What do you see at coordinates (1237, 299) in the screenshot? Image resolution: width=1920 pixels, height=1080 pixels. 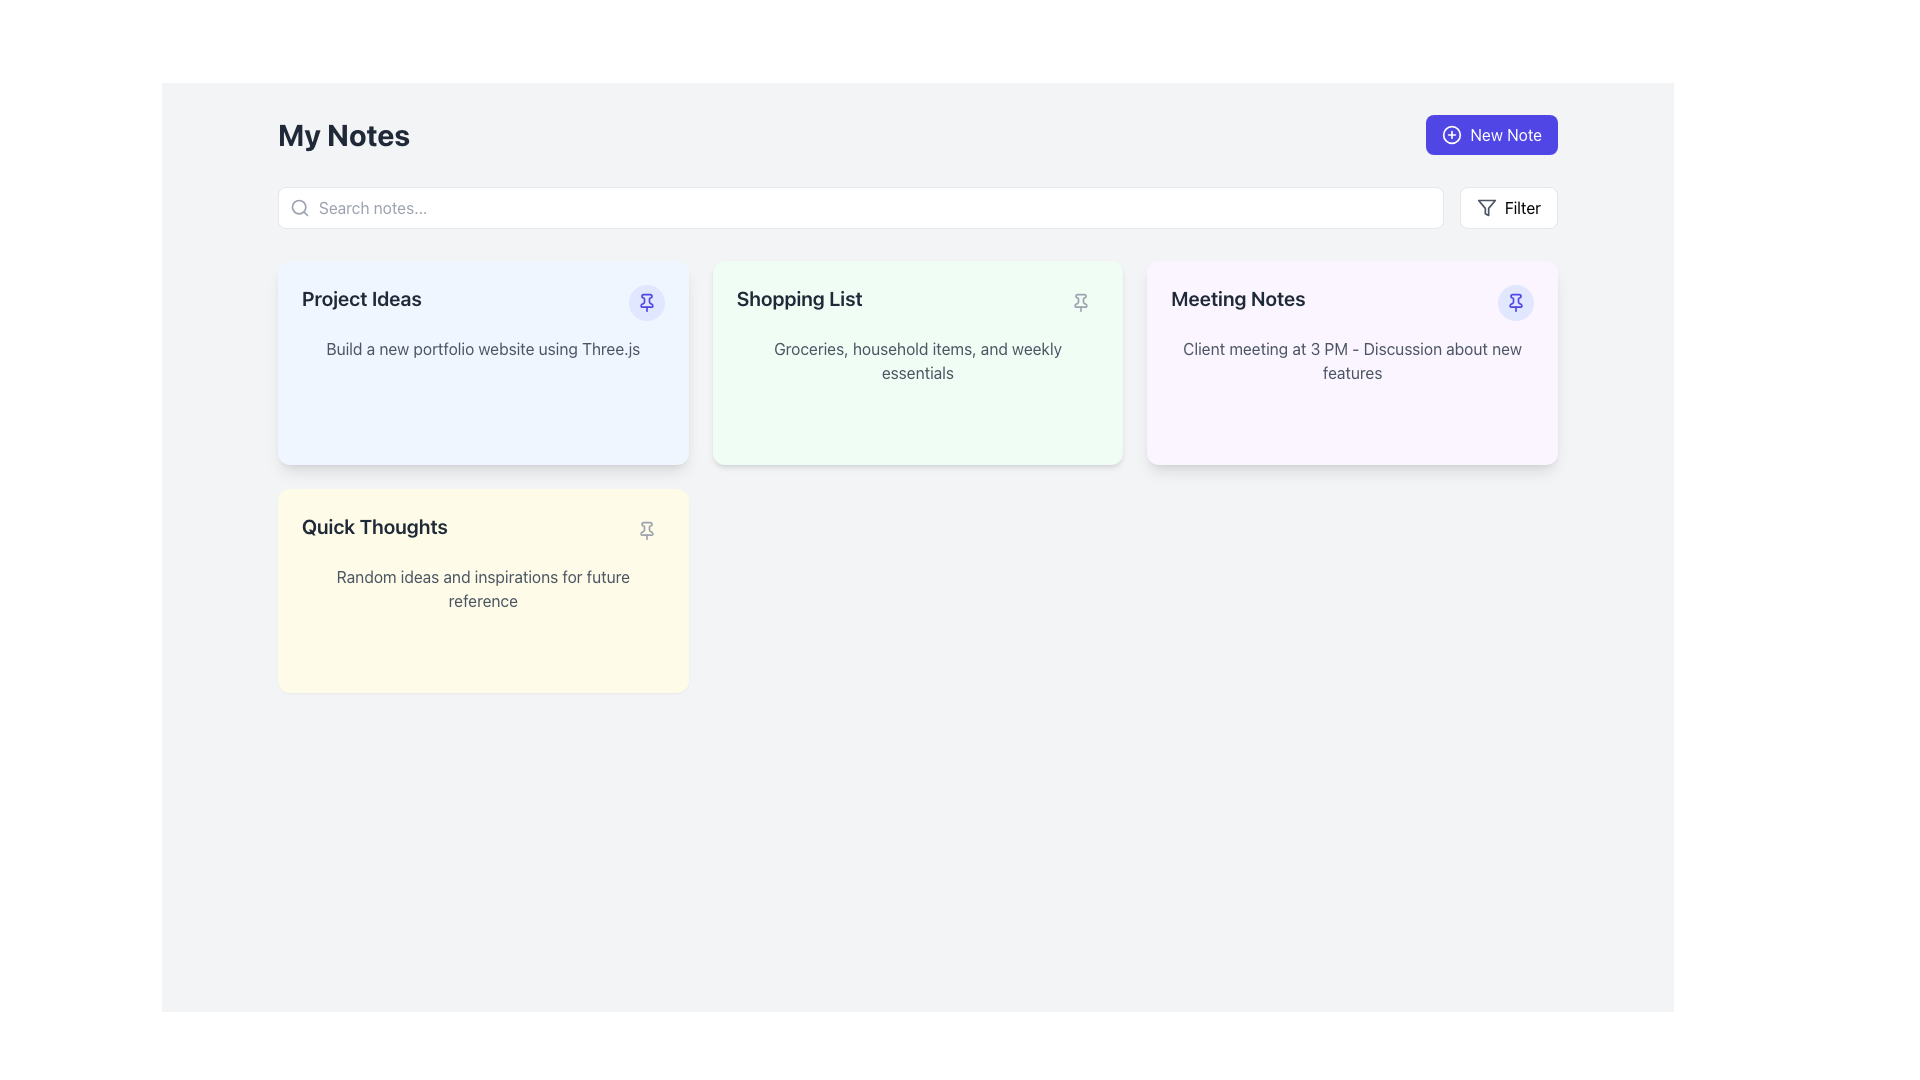 I see `the title text label located on the light purple card in the top-right area of the cards grid` at bounding box center [1237, 299].